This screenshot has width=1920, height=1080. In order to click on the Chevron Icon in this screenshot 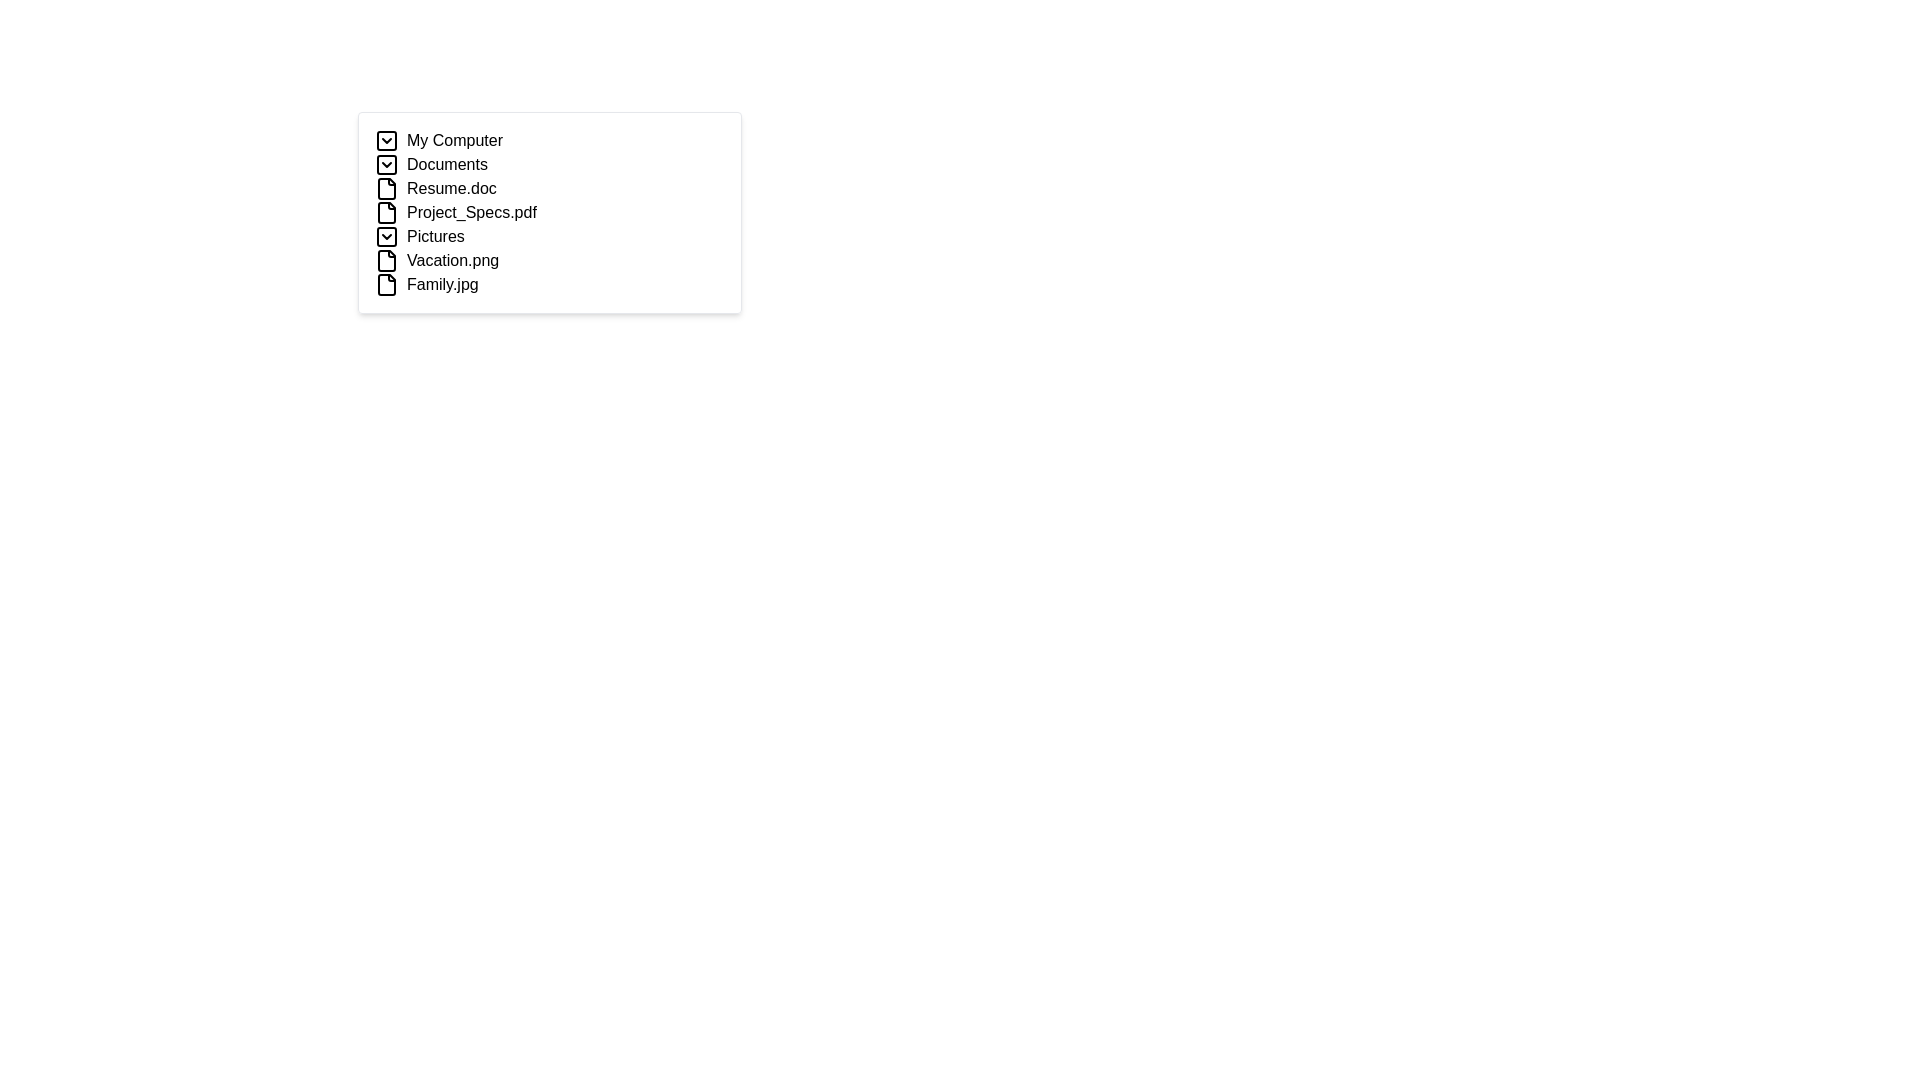, I will do `click(387, 235)`.